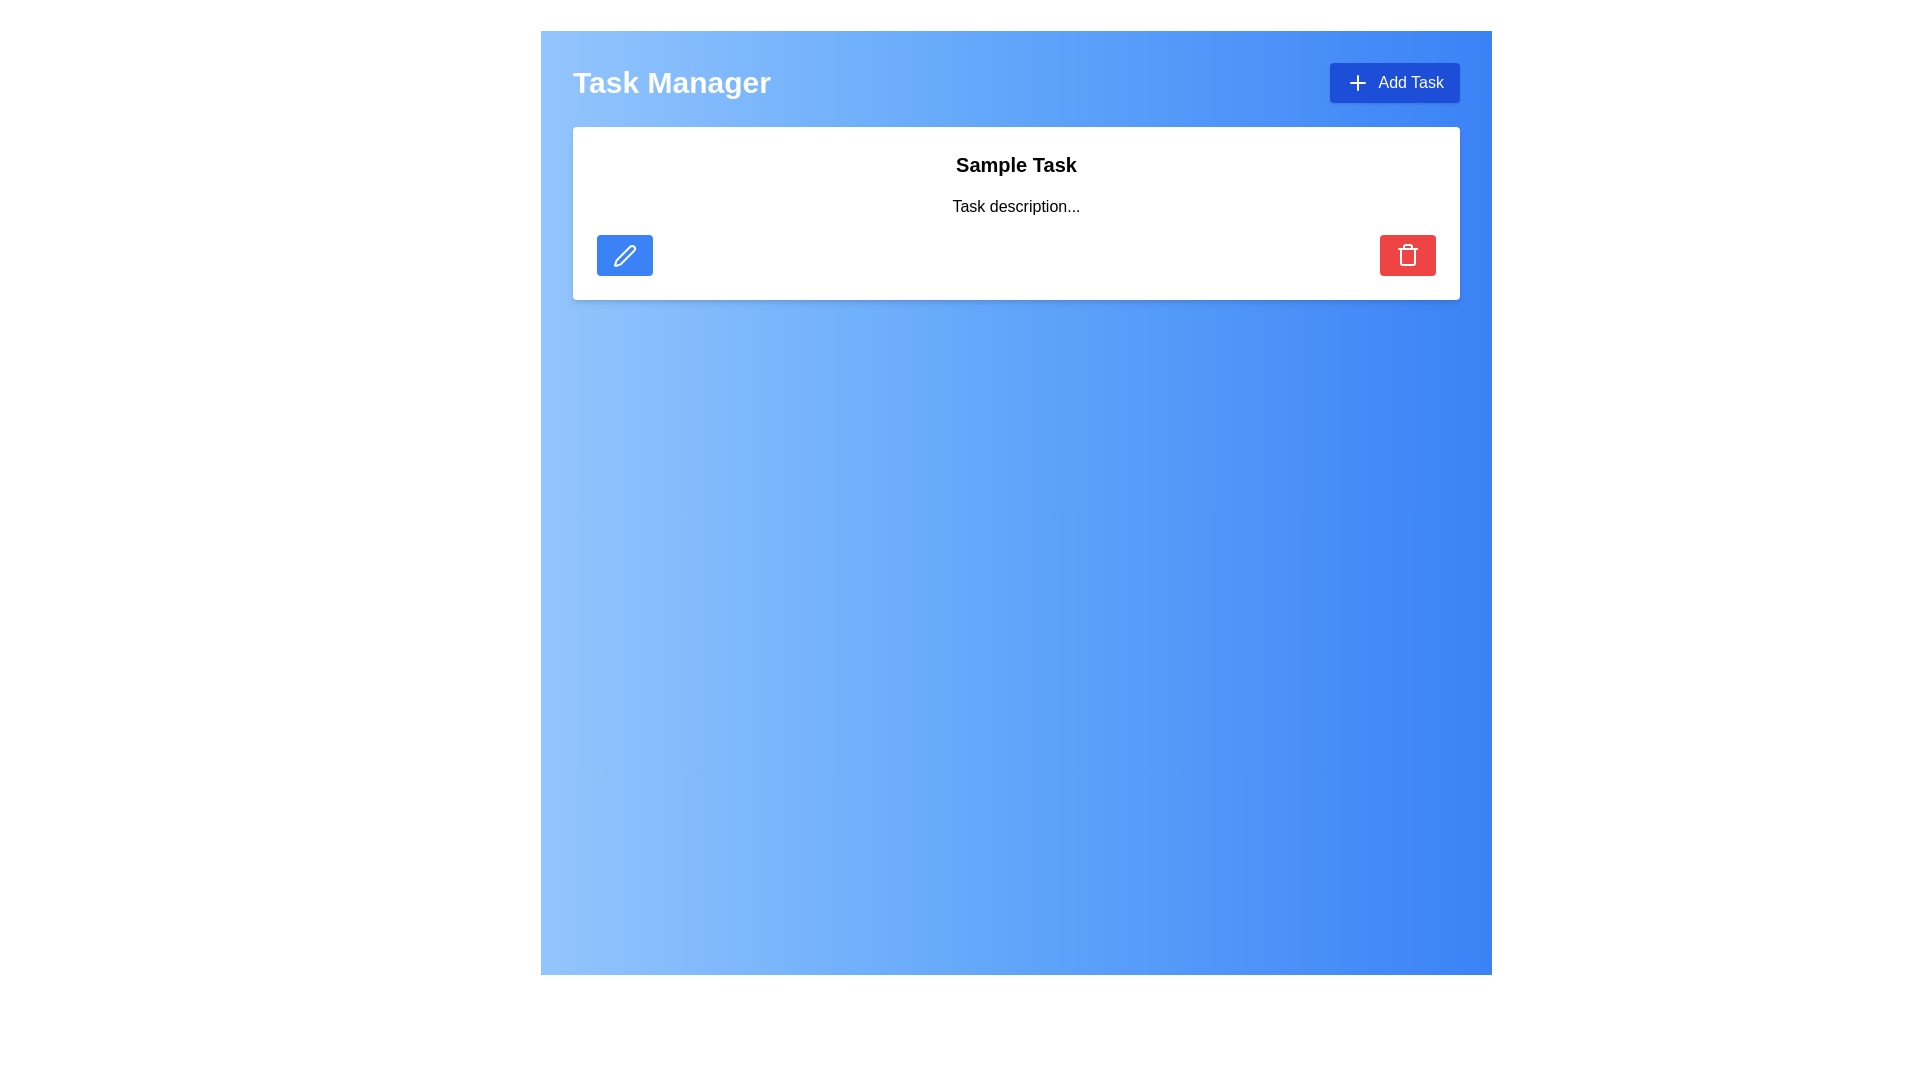 This screenshot has width=1920, height=1080. What do you see at coordinates (1406, 253) in the screenshot?
I see `the red delete icon within the button on the right side of the task card` at bounding box center [1406, 253].